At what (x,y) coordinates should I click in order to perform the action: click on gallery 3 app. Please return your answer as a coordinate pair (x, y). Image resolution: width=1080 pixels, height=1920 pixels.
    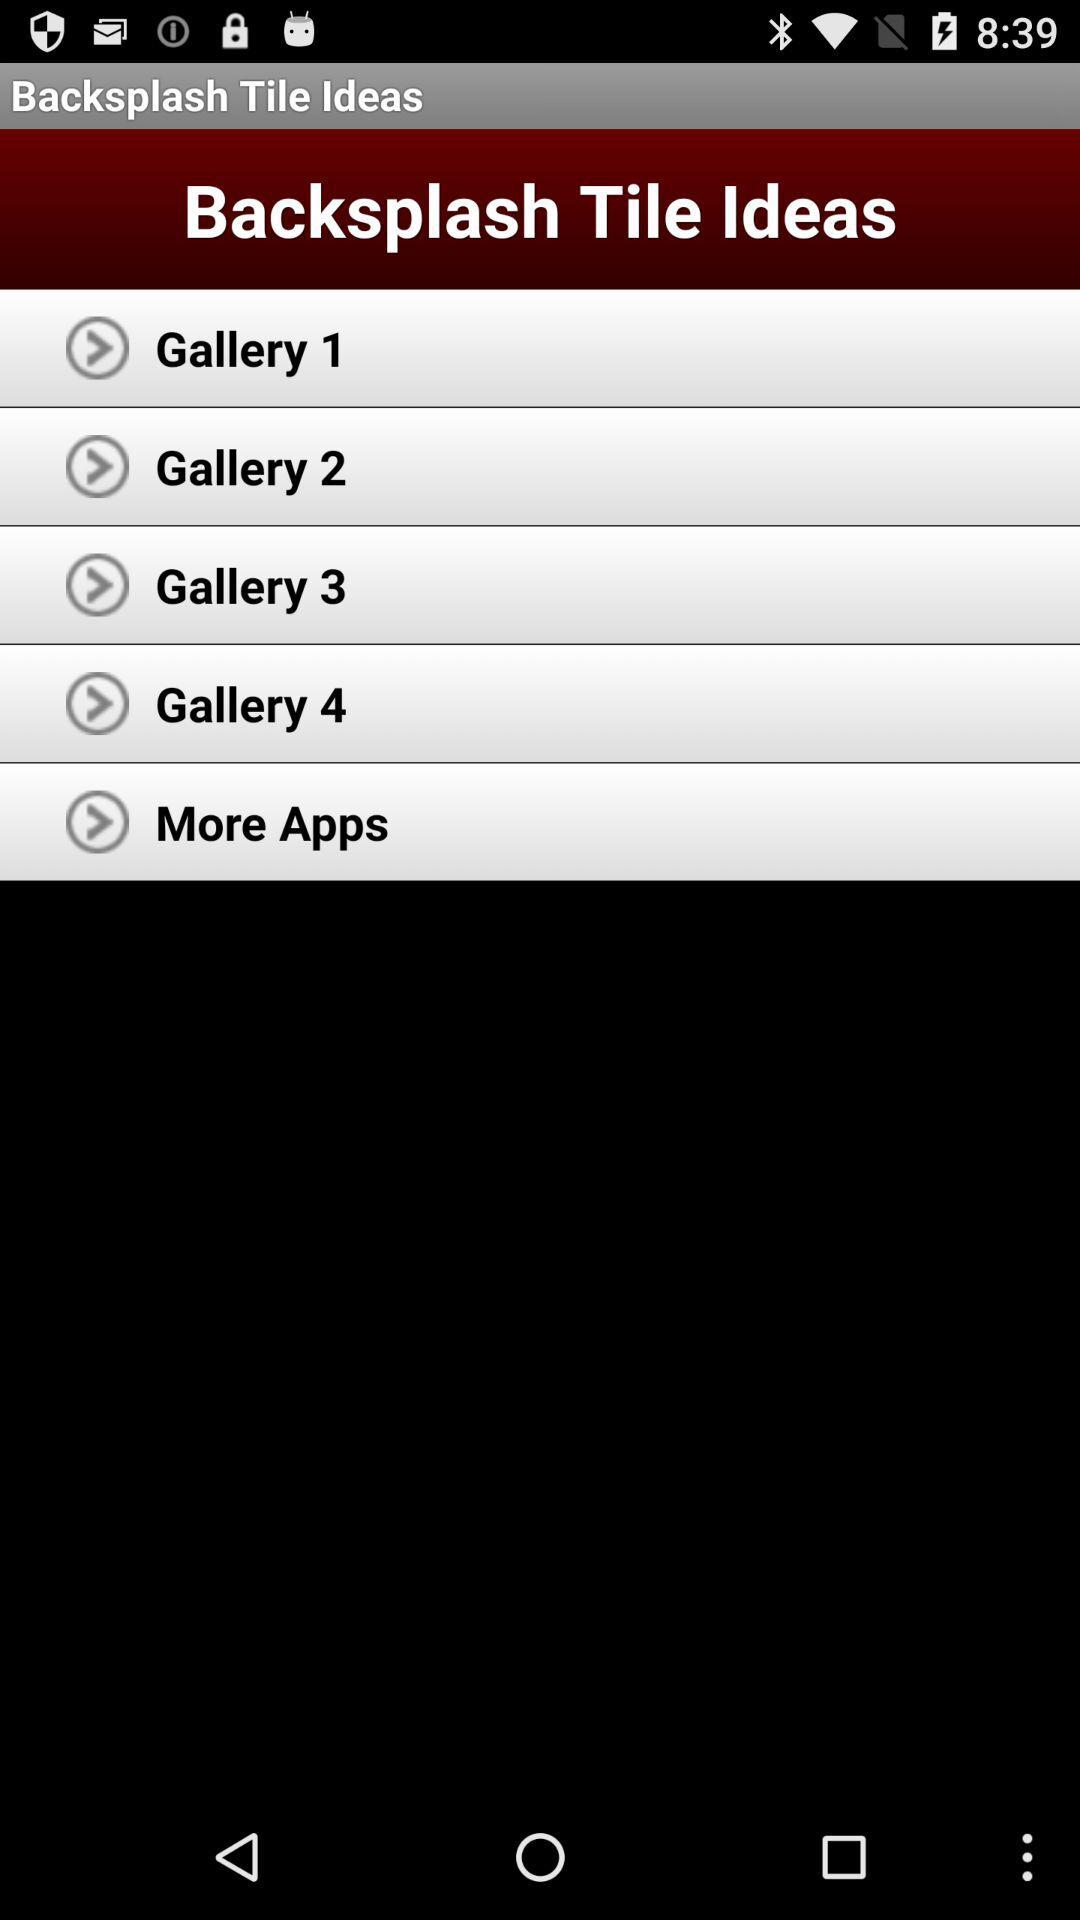
    Looking at the image, I should click on (250, 584).